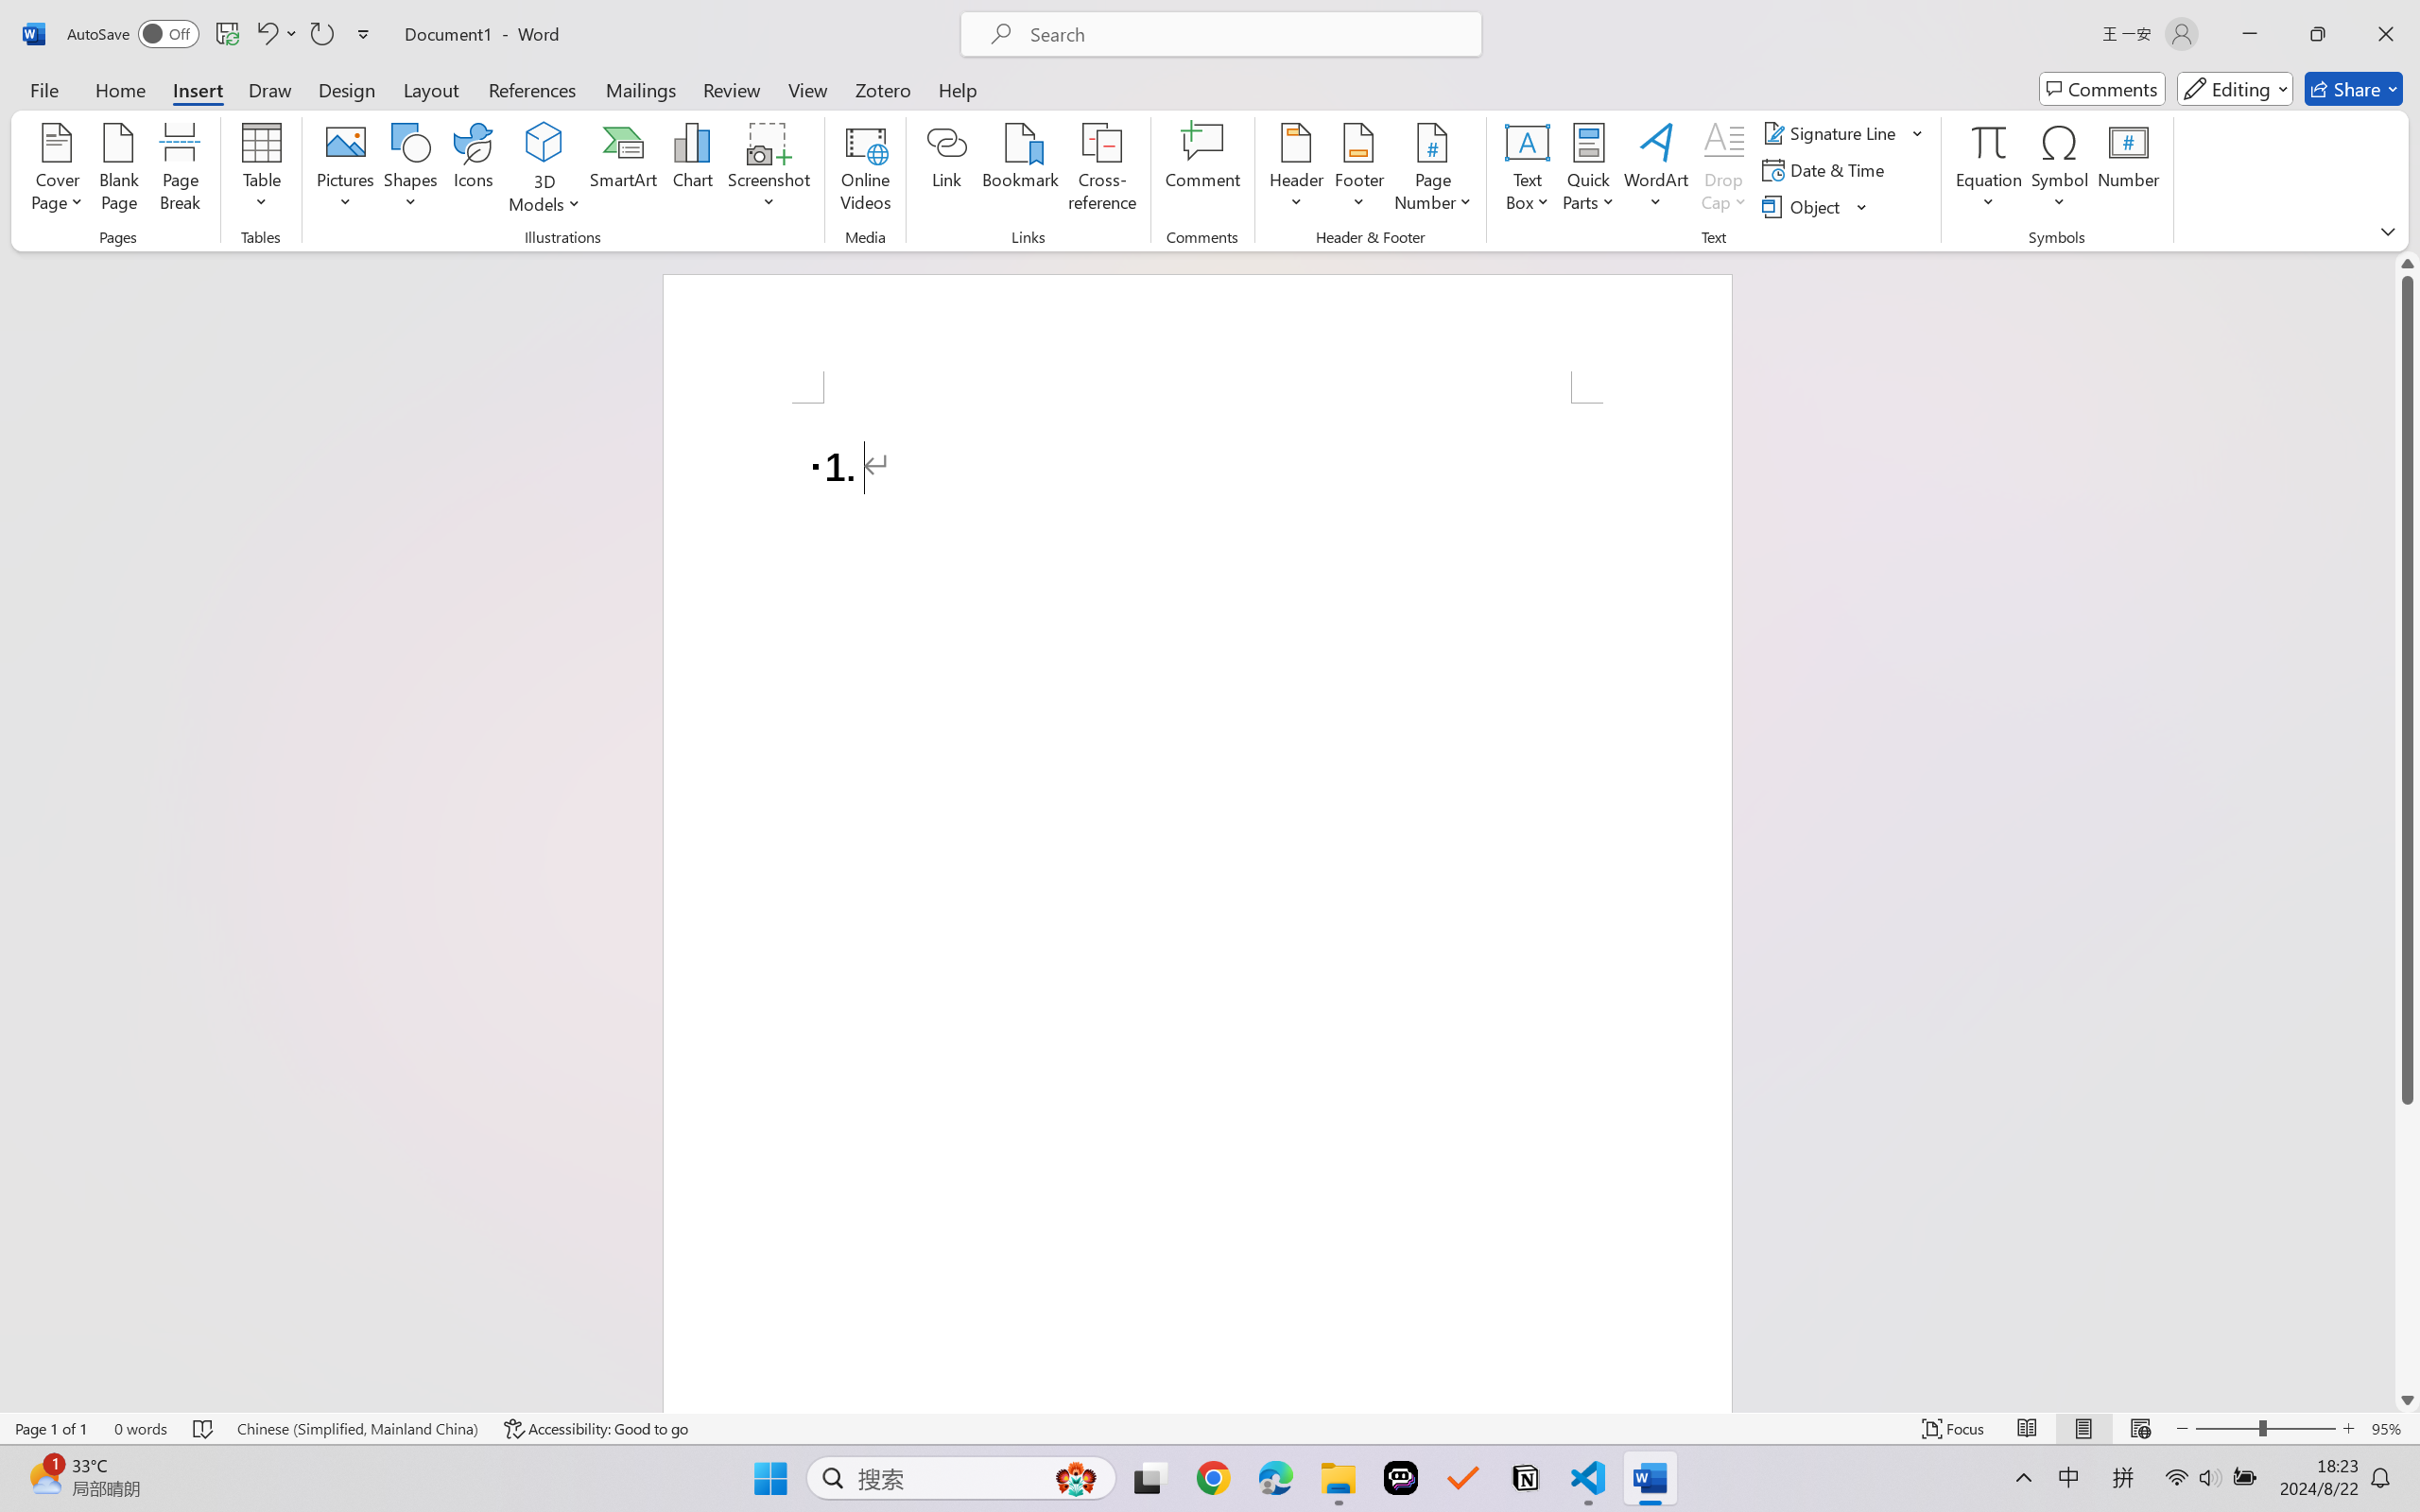 Image resolution: width=2420 pixels, height=1512 pixels. Describe the element at coordinates (1294, 170) in the screenshot. I see `'Header'` at that location.